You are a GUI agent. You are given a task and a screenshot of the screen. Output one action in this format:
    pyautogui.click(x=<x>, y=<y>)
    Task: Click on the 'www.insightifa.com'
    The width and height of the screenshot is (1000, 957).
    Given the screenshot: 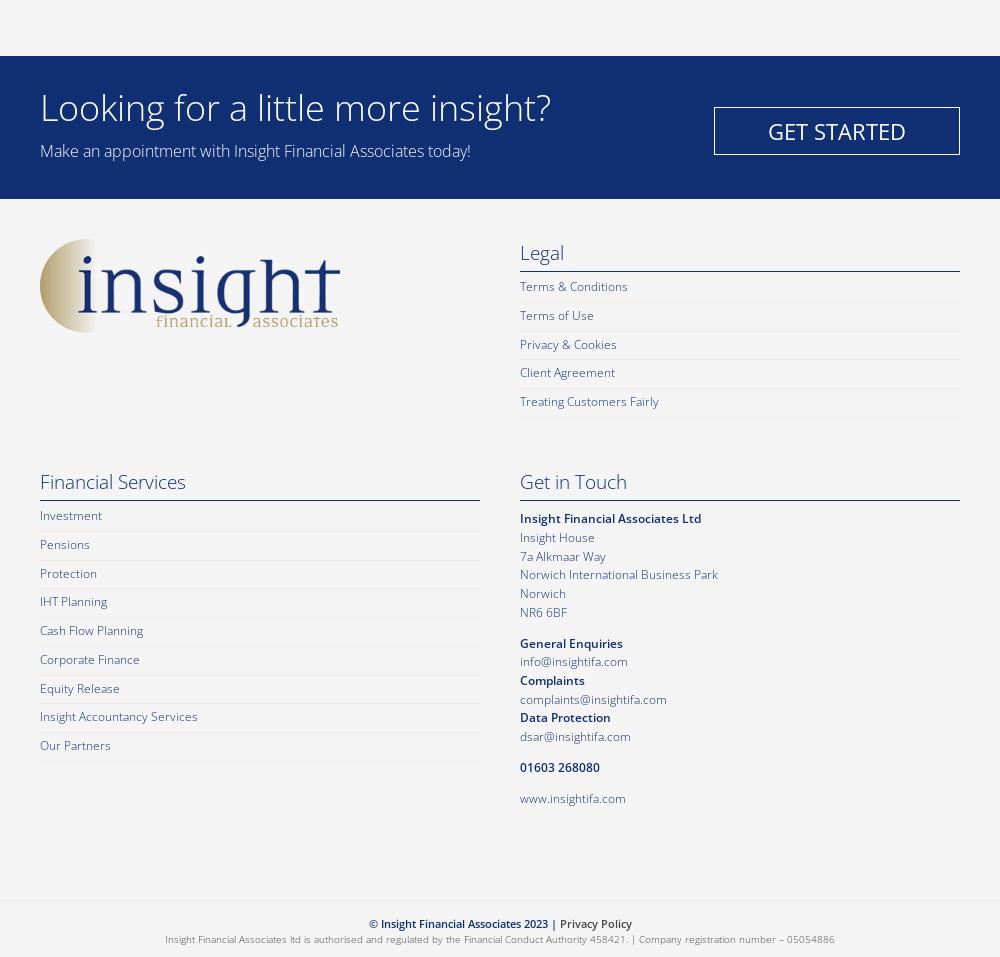 What is the action you would take?
    pyautogui.click(x=572, y=796)
    